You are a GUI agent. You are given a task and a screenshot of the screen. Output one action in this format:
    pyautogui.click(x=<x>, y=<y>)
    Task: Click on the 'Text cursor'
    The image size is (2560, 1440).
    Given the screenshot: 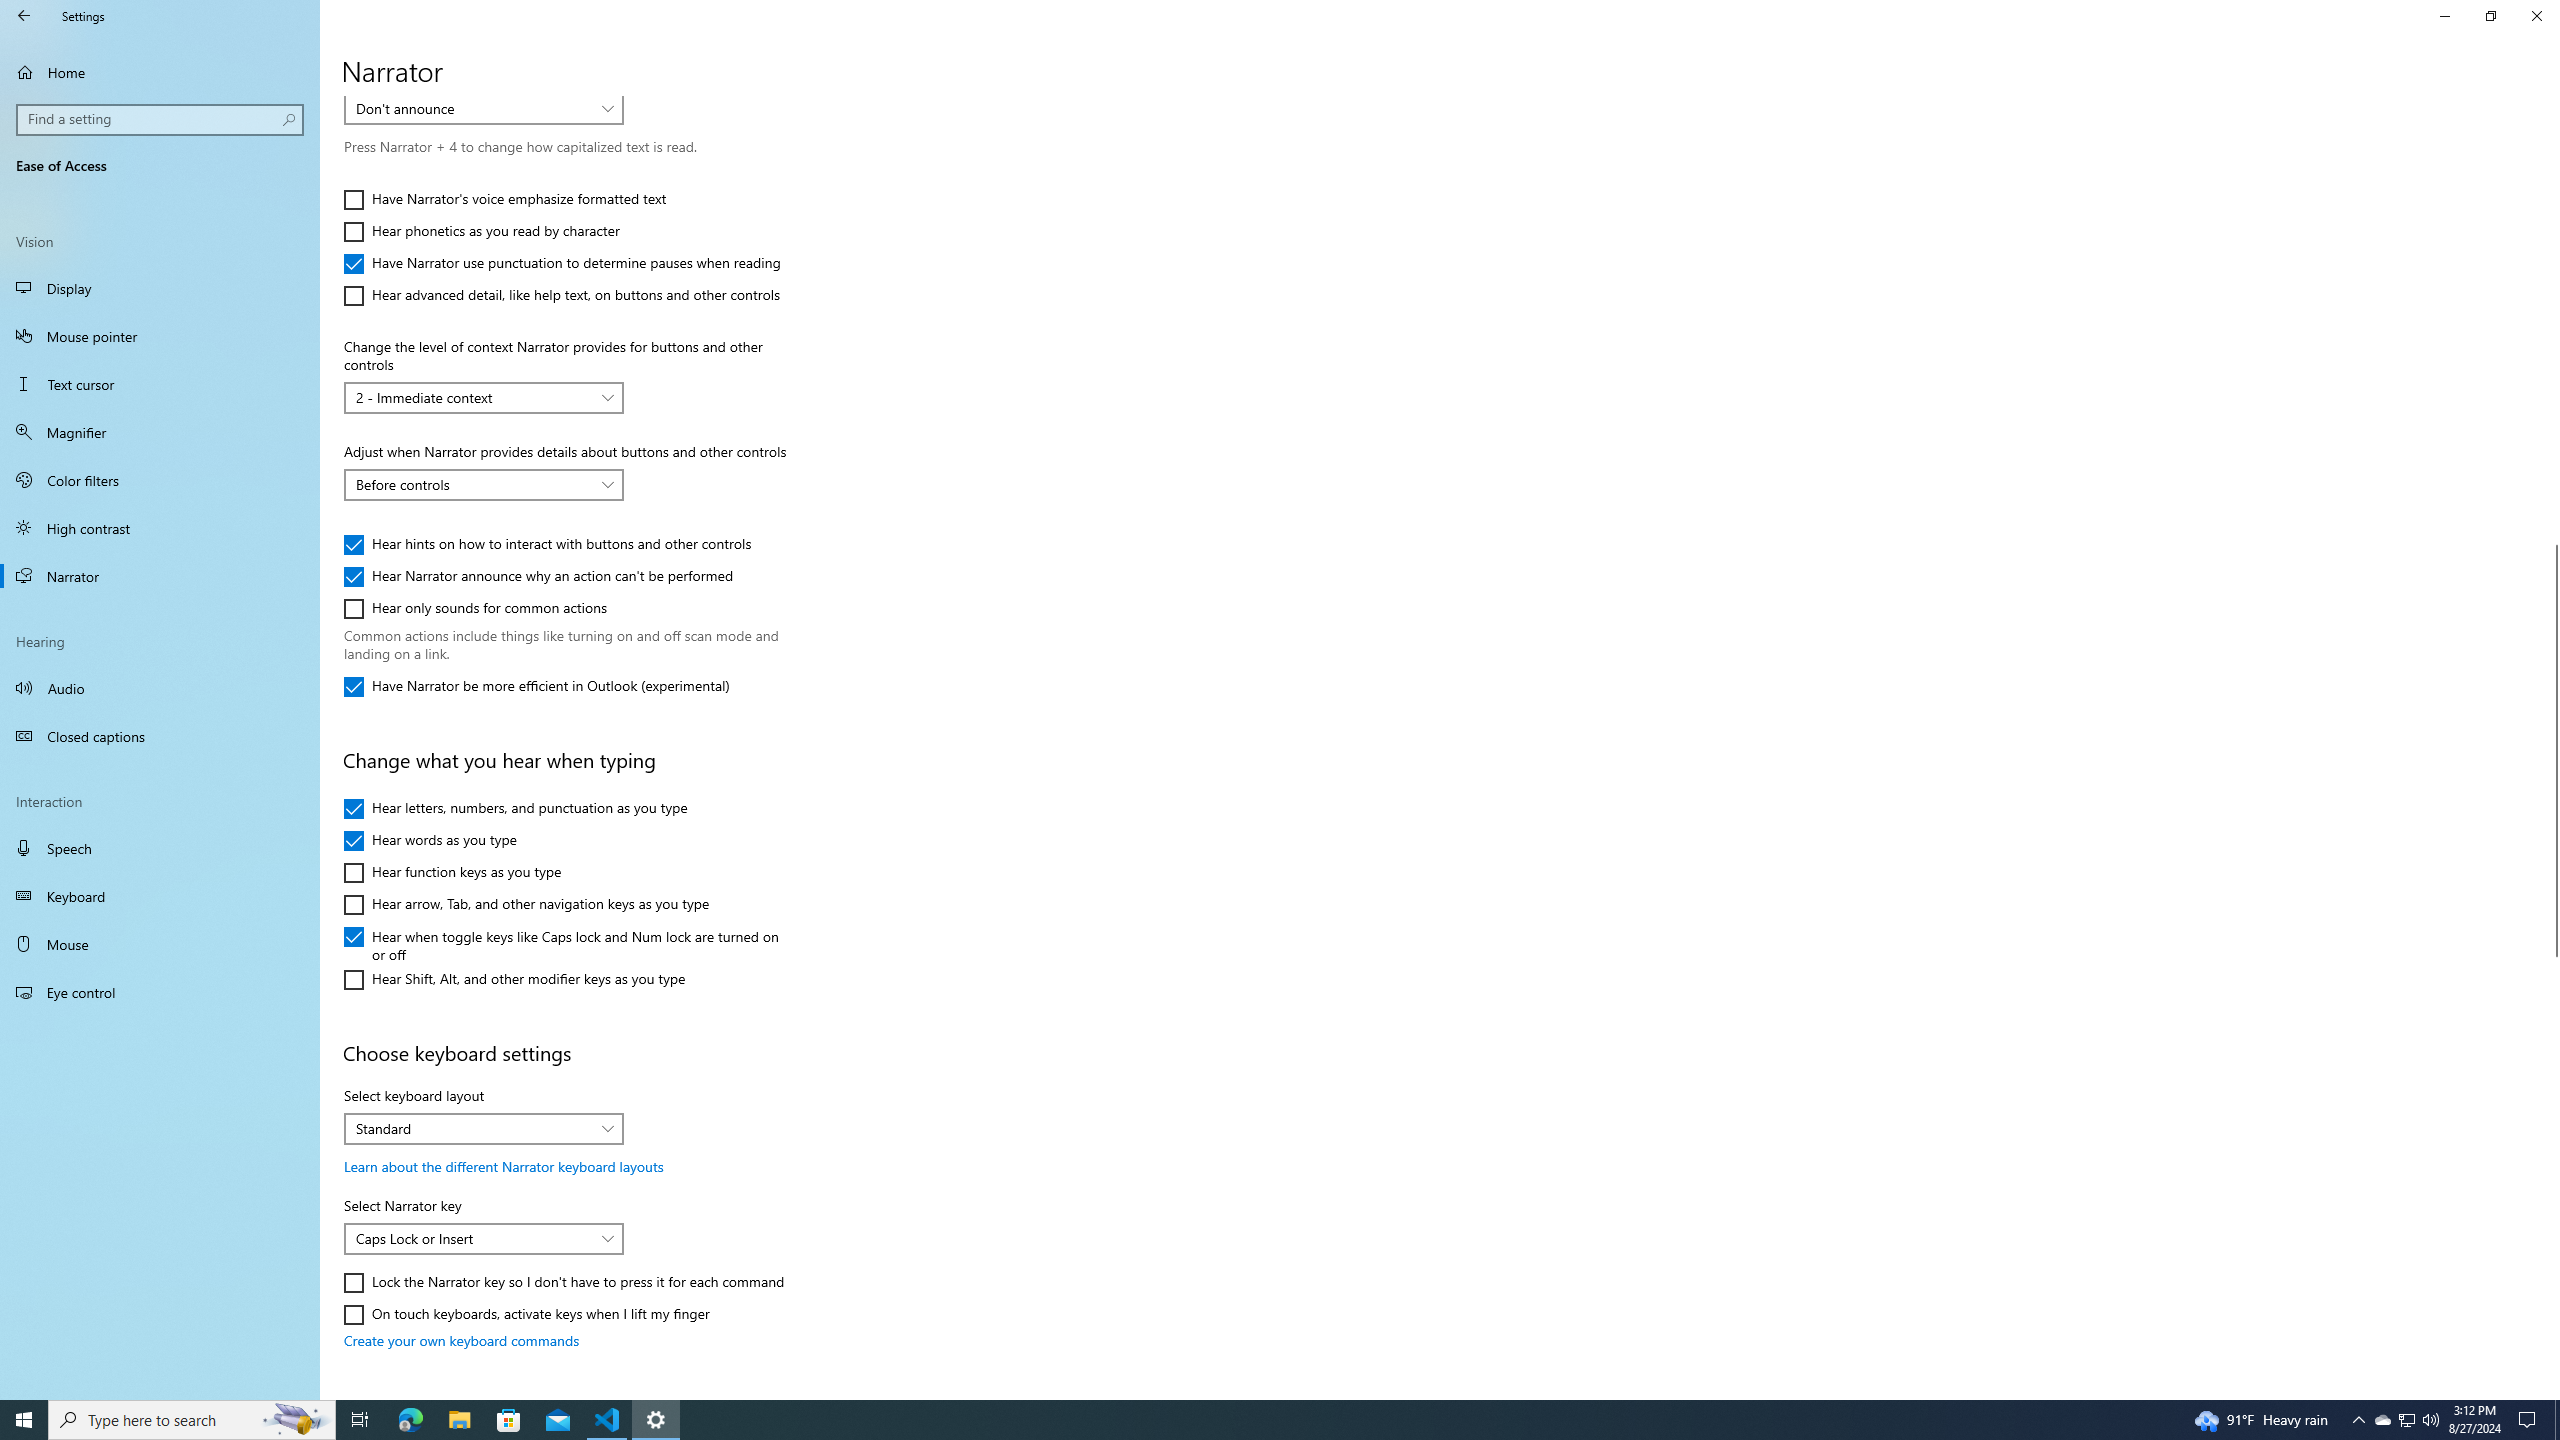 What is the action you would take?
    pyautogui.click(x=159, y=382)
    